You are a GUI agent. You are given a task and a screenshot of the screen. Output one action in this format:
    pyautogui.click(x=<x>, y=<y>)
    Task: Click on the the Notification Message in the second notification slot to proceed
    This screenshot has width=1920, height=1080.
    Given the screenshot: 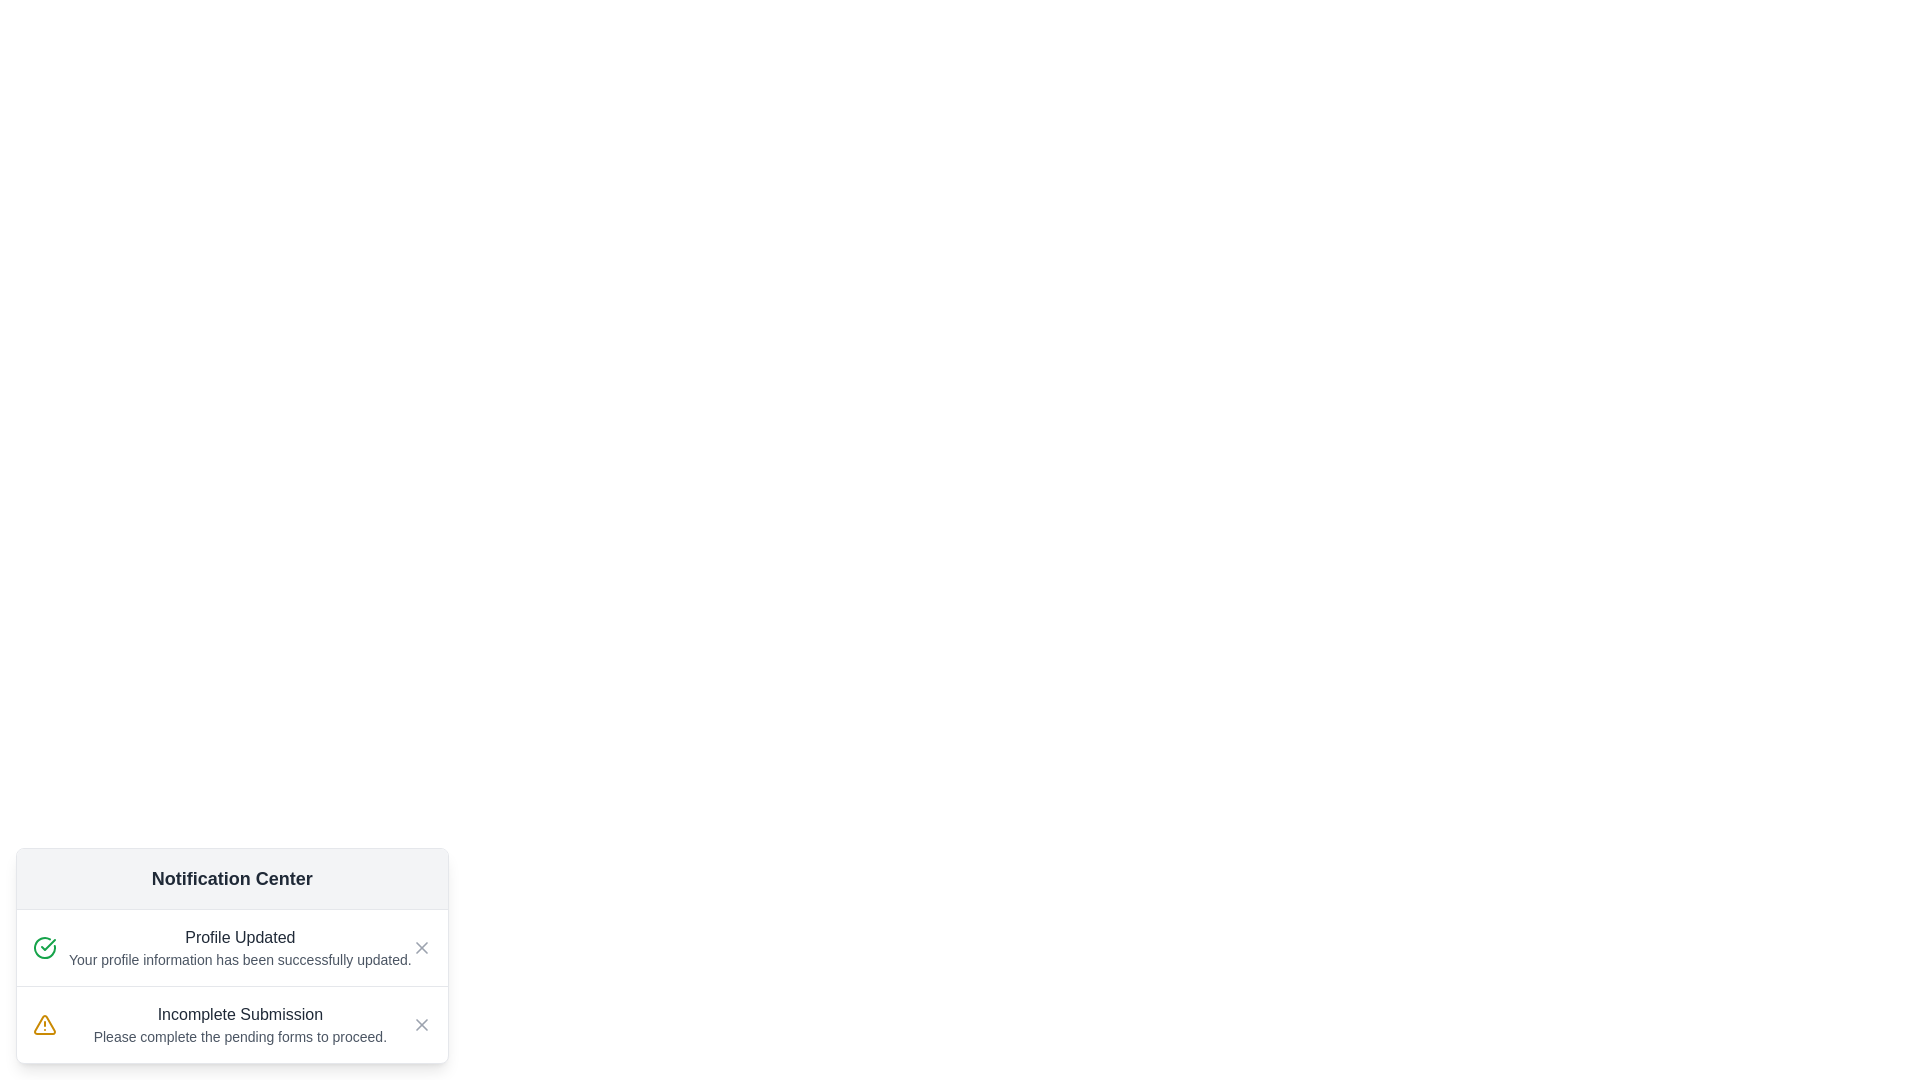 What is the action you would take?
    pyautogui.click(x=240, y=1025)
    